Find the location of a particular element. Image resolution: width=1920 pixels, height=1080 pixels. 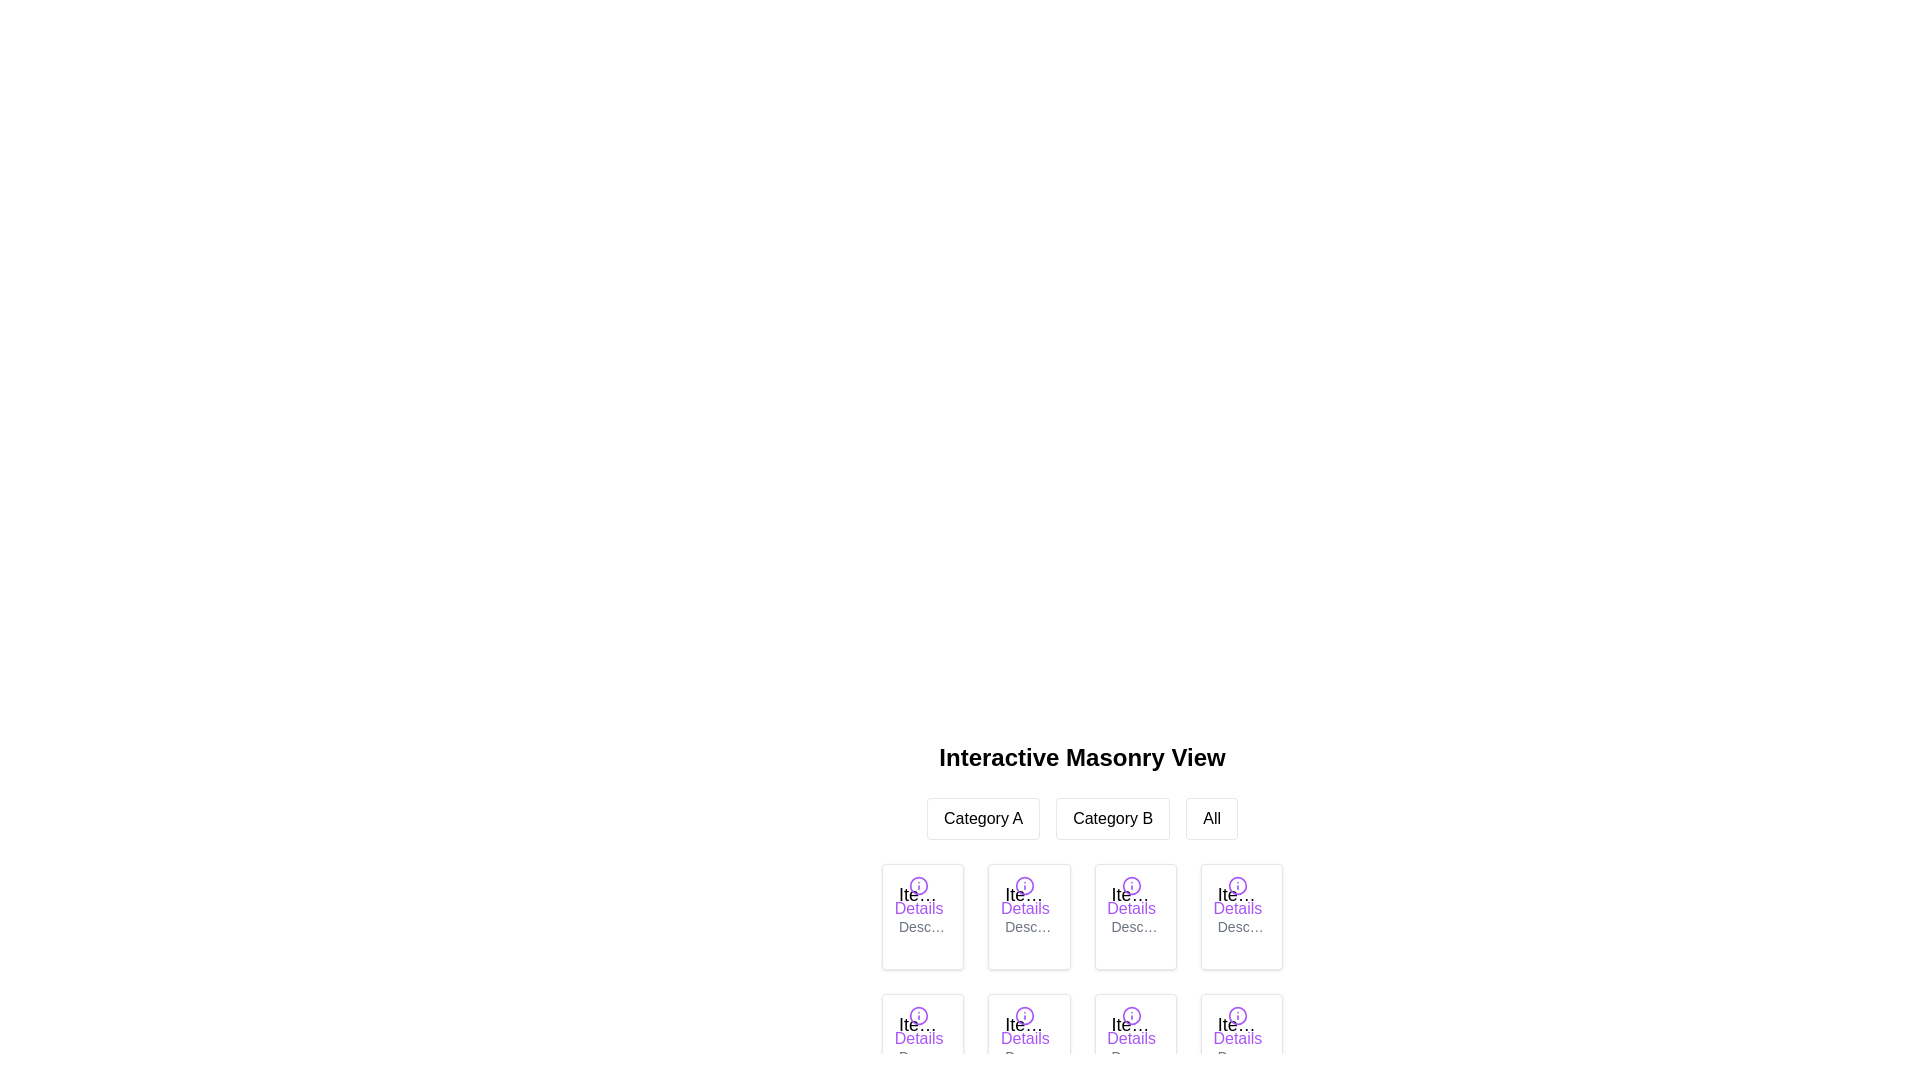

the SVG circle element, which is a circular graphic with a radius of 10 pixels, located in the fourth column of the first row of the grid layout is located at coordinates (1236, 884).